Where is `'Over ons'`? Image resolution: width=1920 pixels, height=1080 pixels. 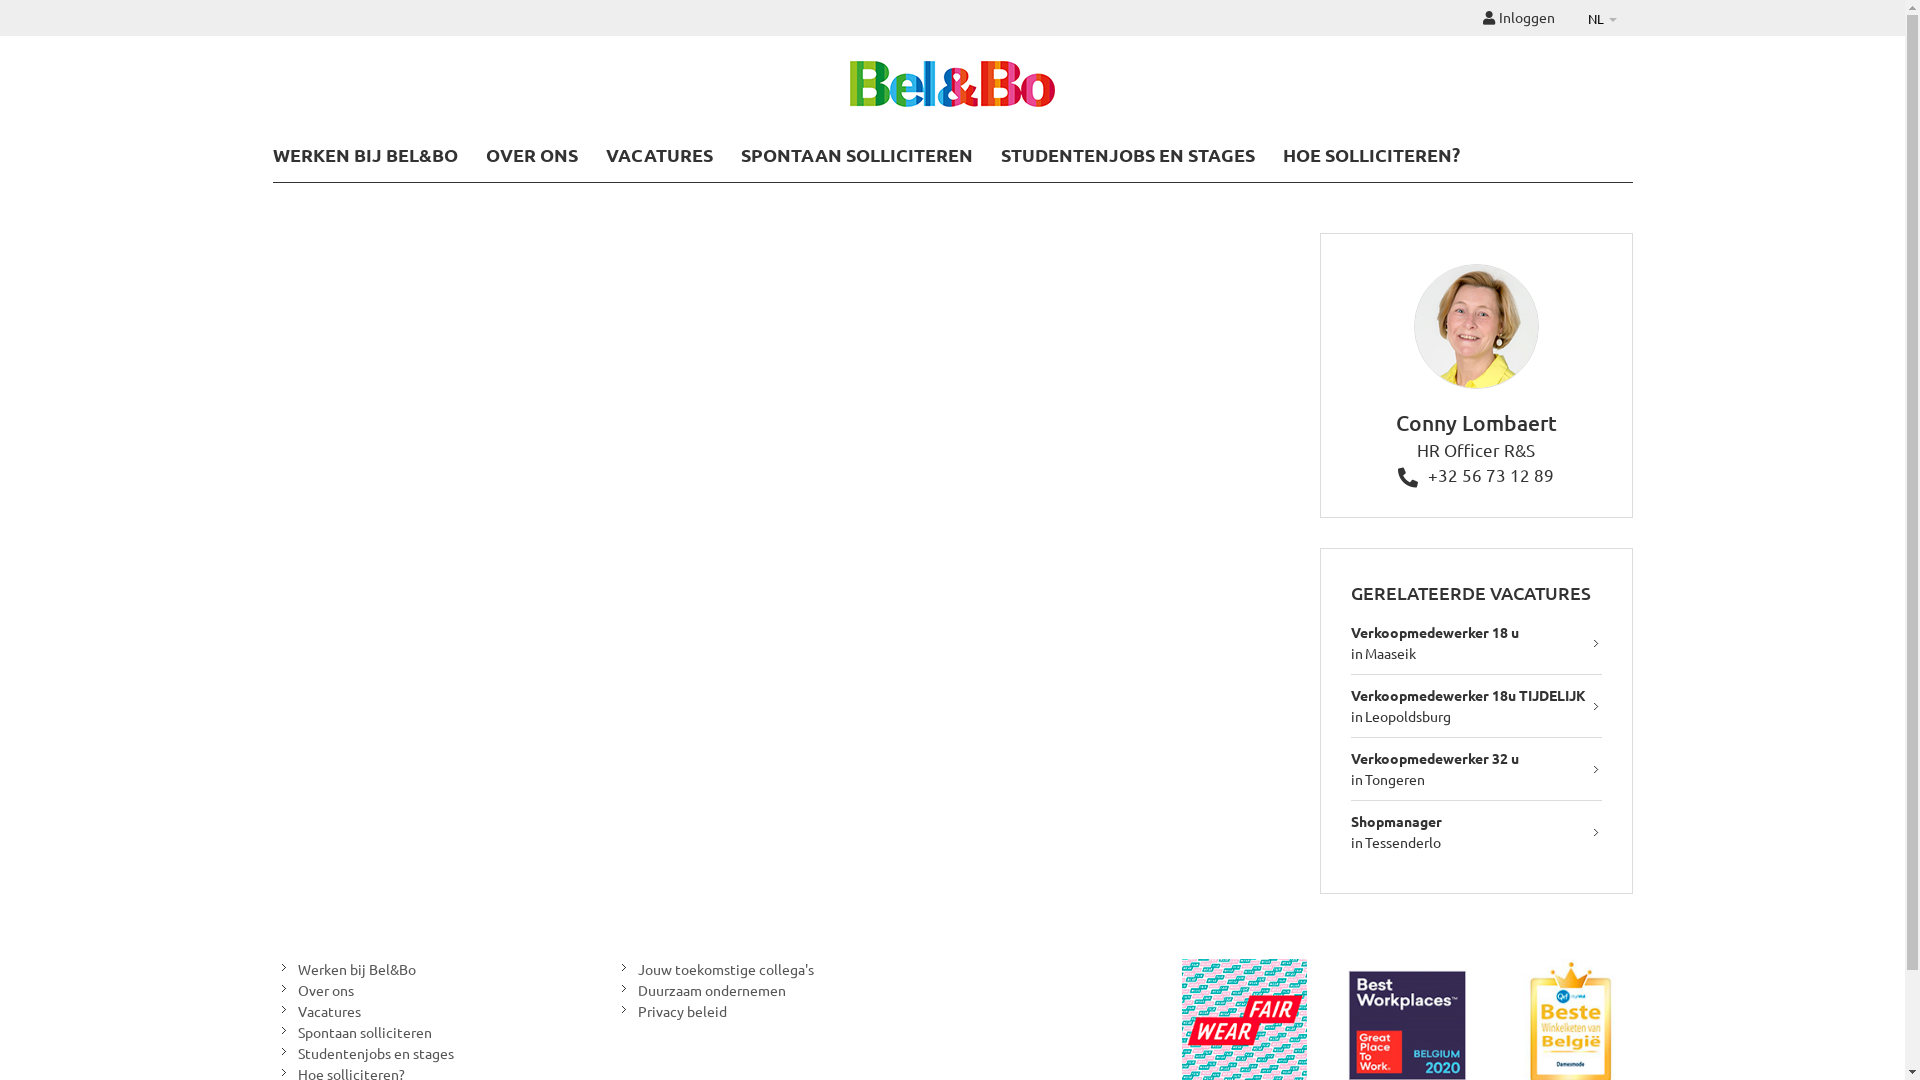 'Over ons' is located at coordinates (311, 990).